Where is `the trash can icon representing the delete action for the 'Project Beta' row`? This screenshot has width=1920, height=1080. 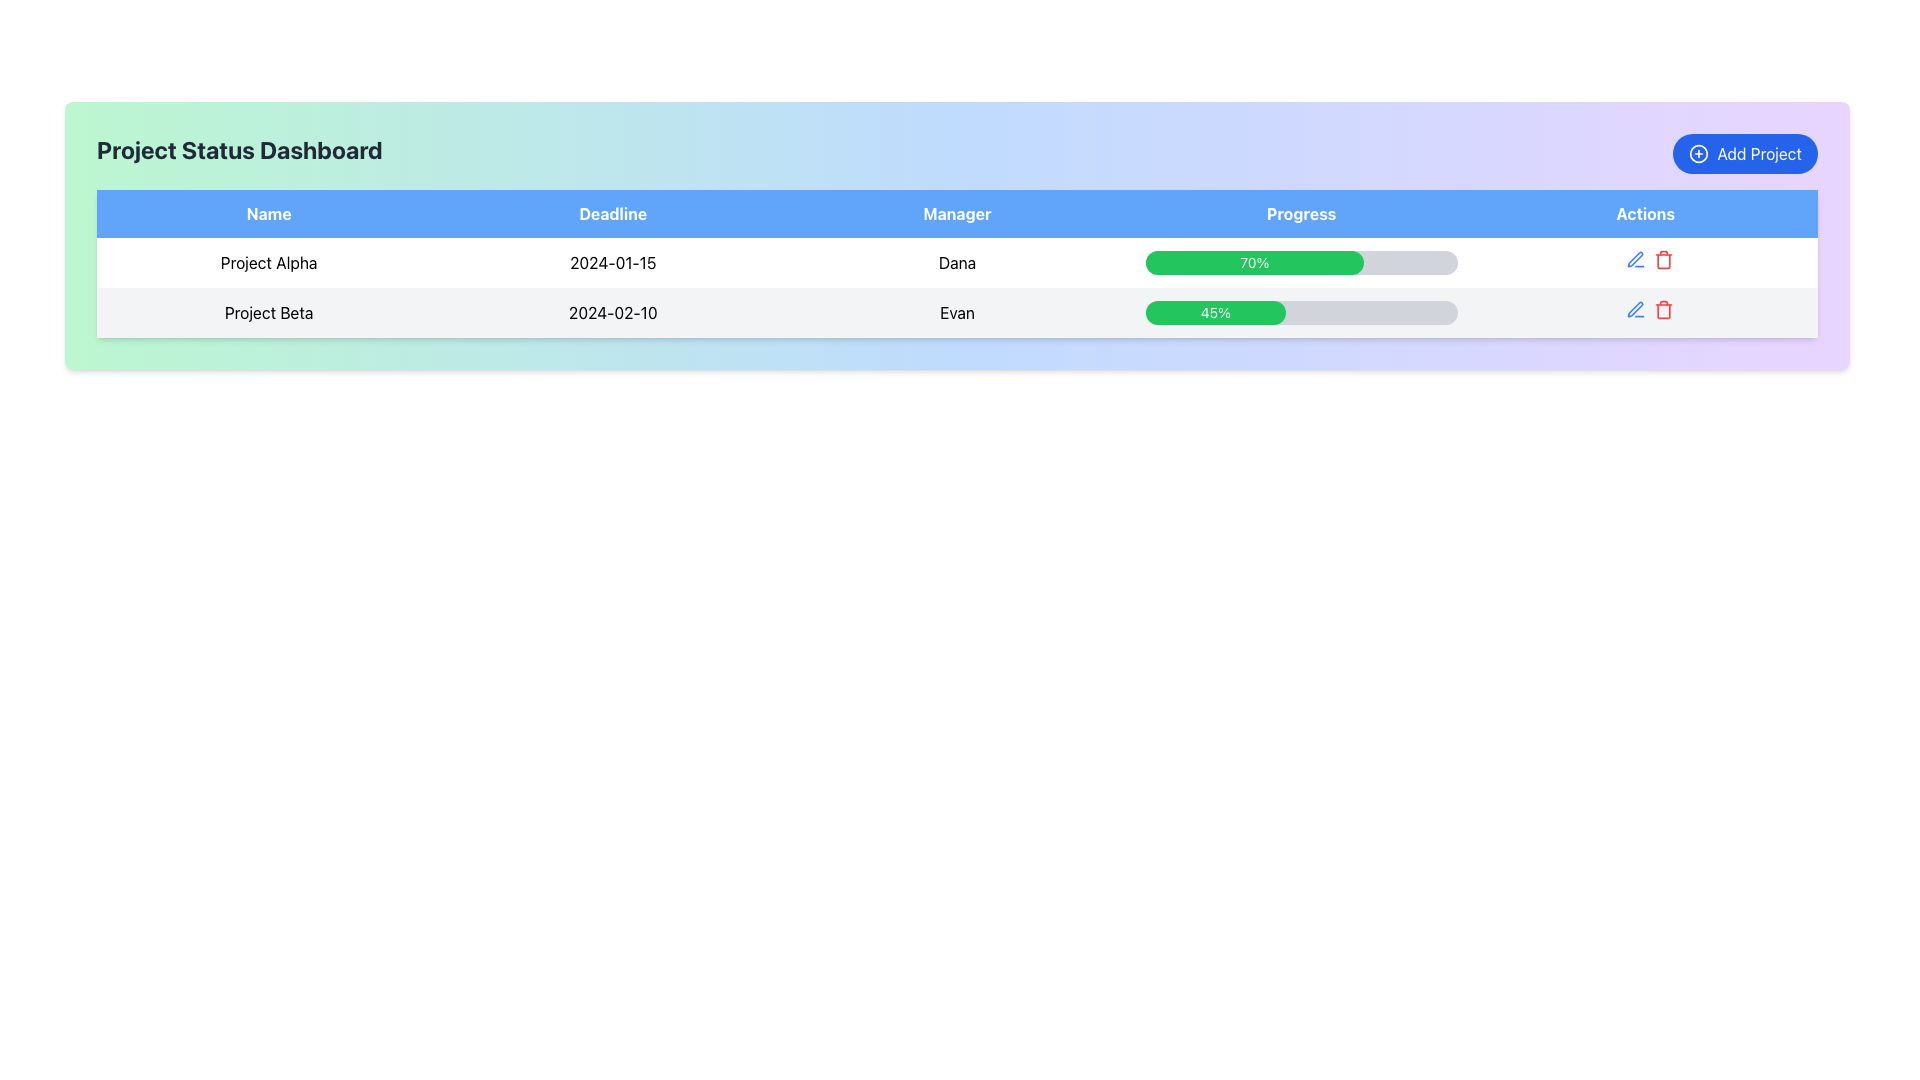
the trash can icon representing the delete action for the 'Project Beta' row is located at coordinates (1663, 311).